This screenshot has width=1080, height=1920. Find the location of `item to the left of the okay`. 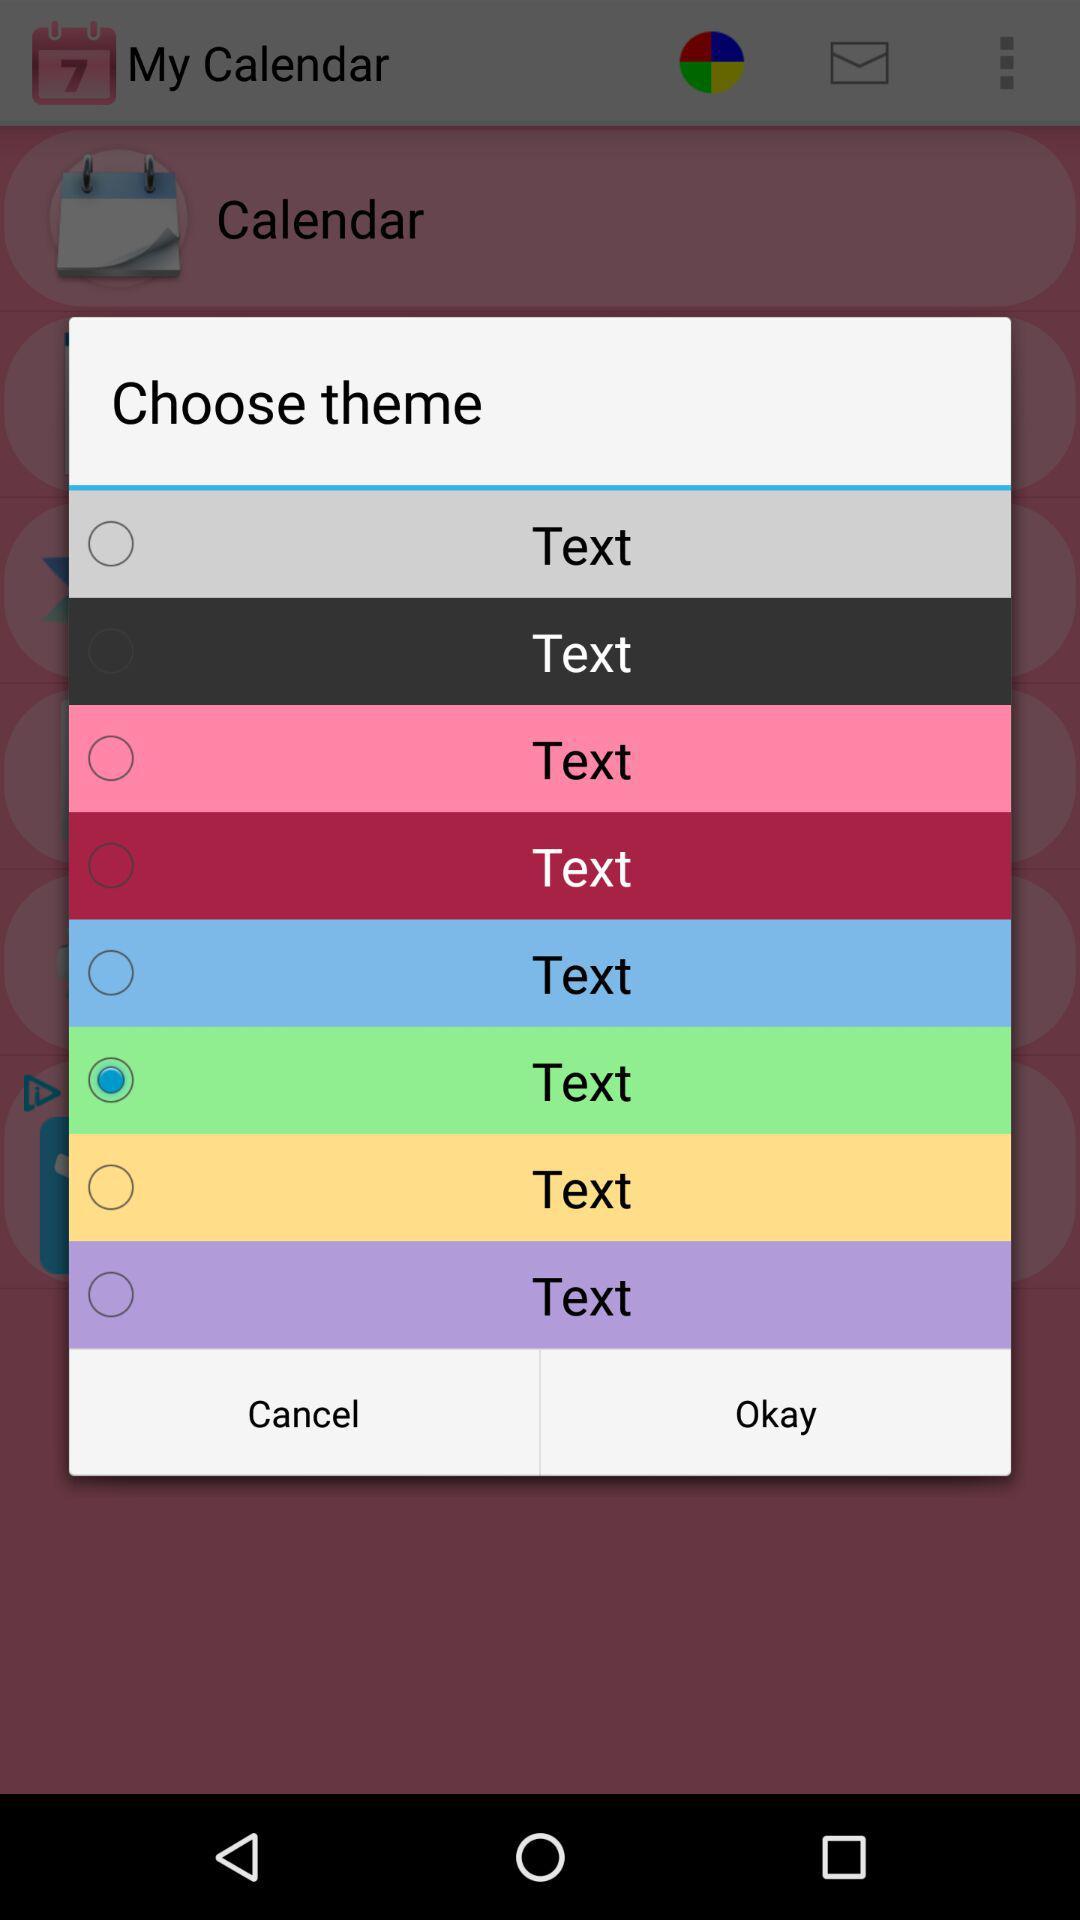

item to the left of the okay is located at coordinates (304, 1411).